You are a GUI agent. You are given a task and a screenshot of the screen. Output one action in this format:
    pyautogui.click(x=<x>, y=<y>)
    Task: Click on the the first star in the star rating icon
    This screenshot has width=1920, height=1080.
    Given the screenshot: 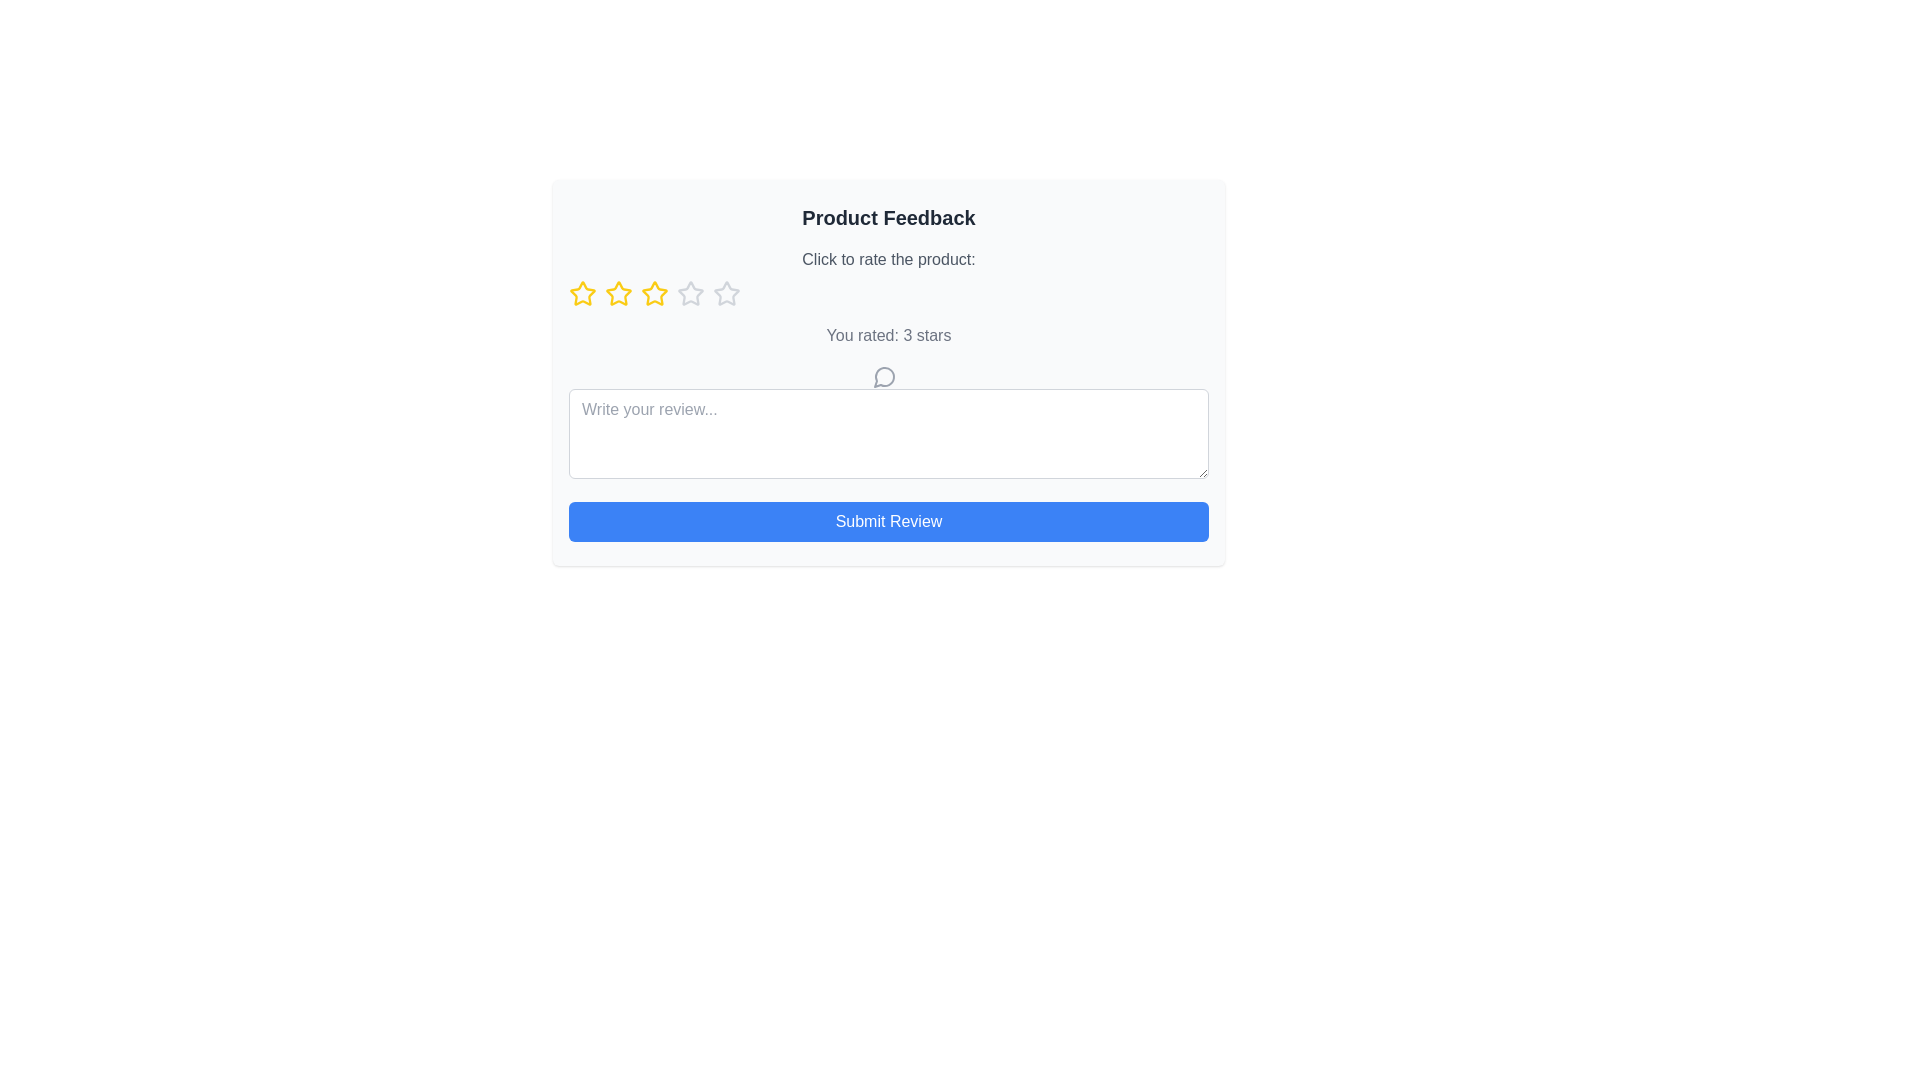 What is the action you would take?
    pyautogui.click(x=580, y=293)
    